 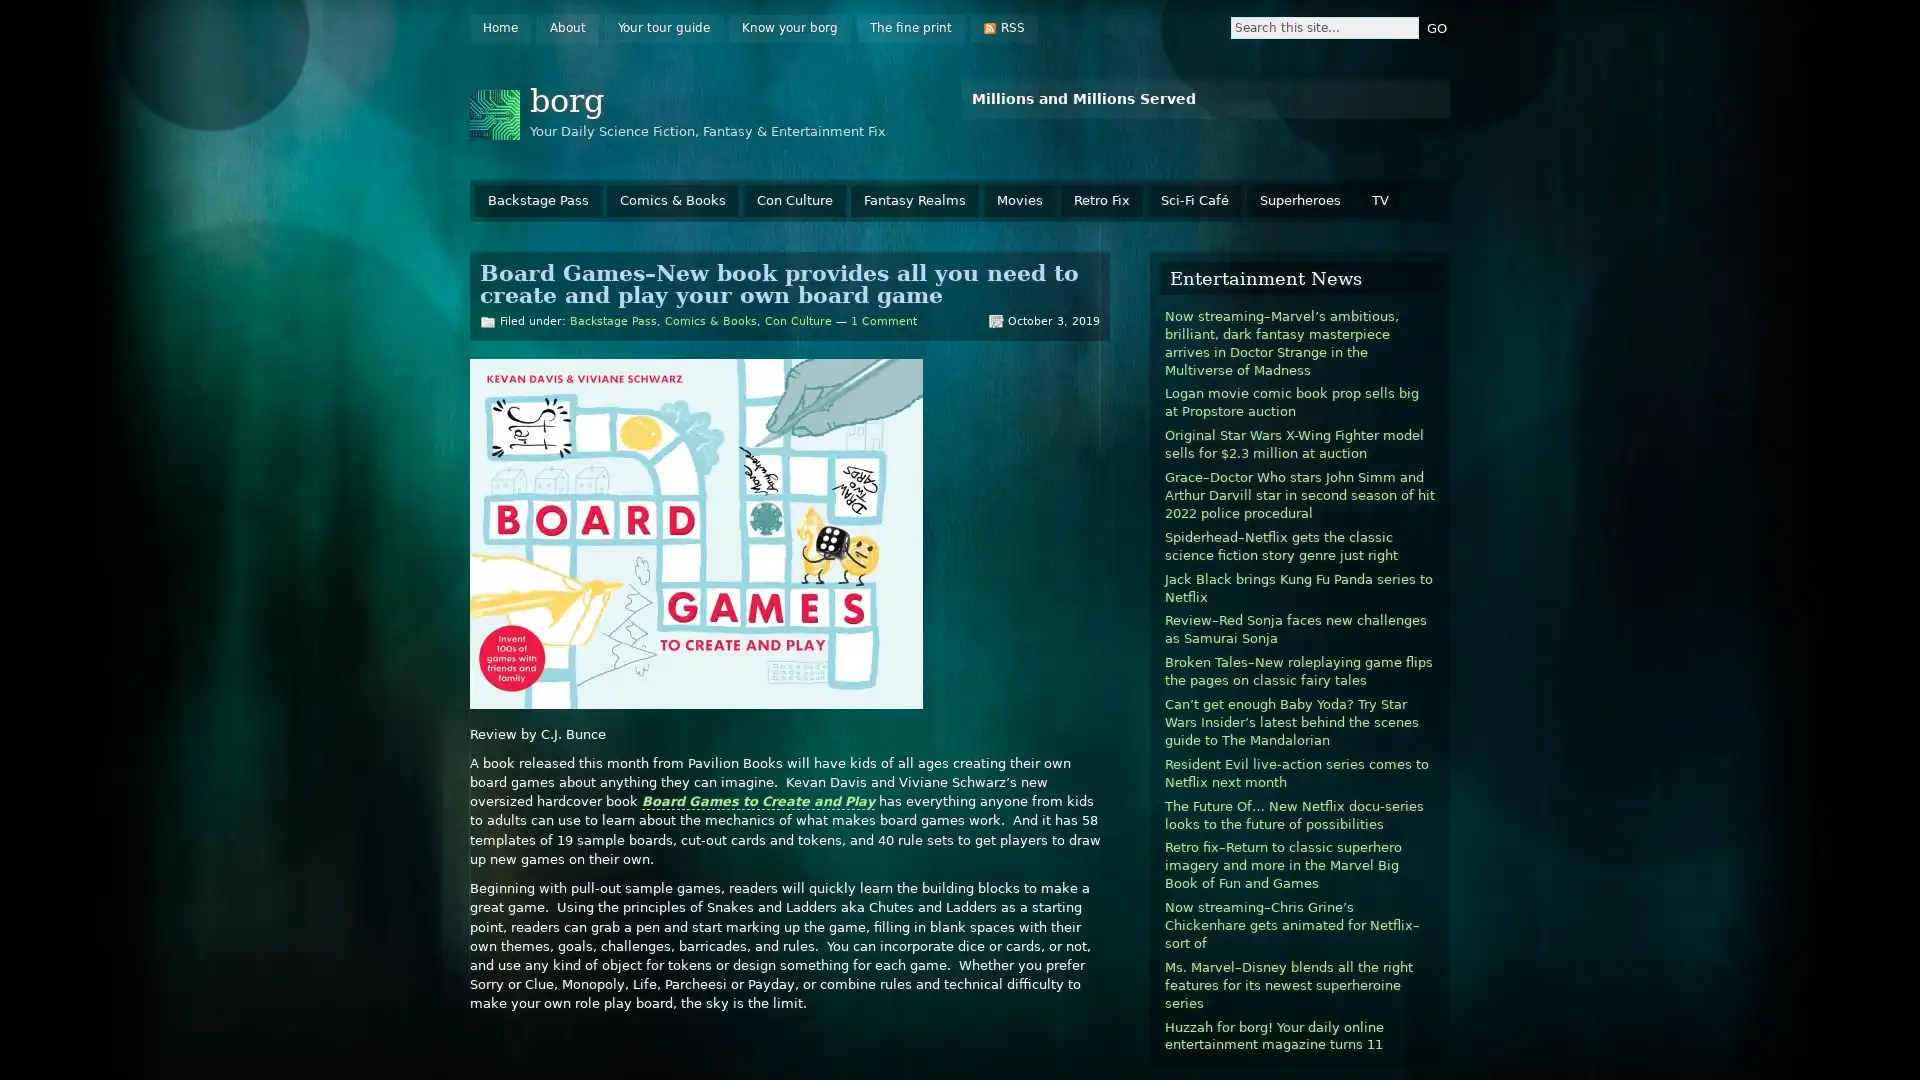 I want to click on GO, so click(x=1435, y=27).